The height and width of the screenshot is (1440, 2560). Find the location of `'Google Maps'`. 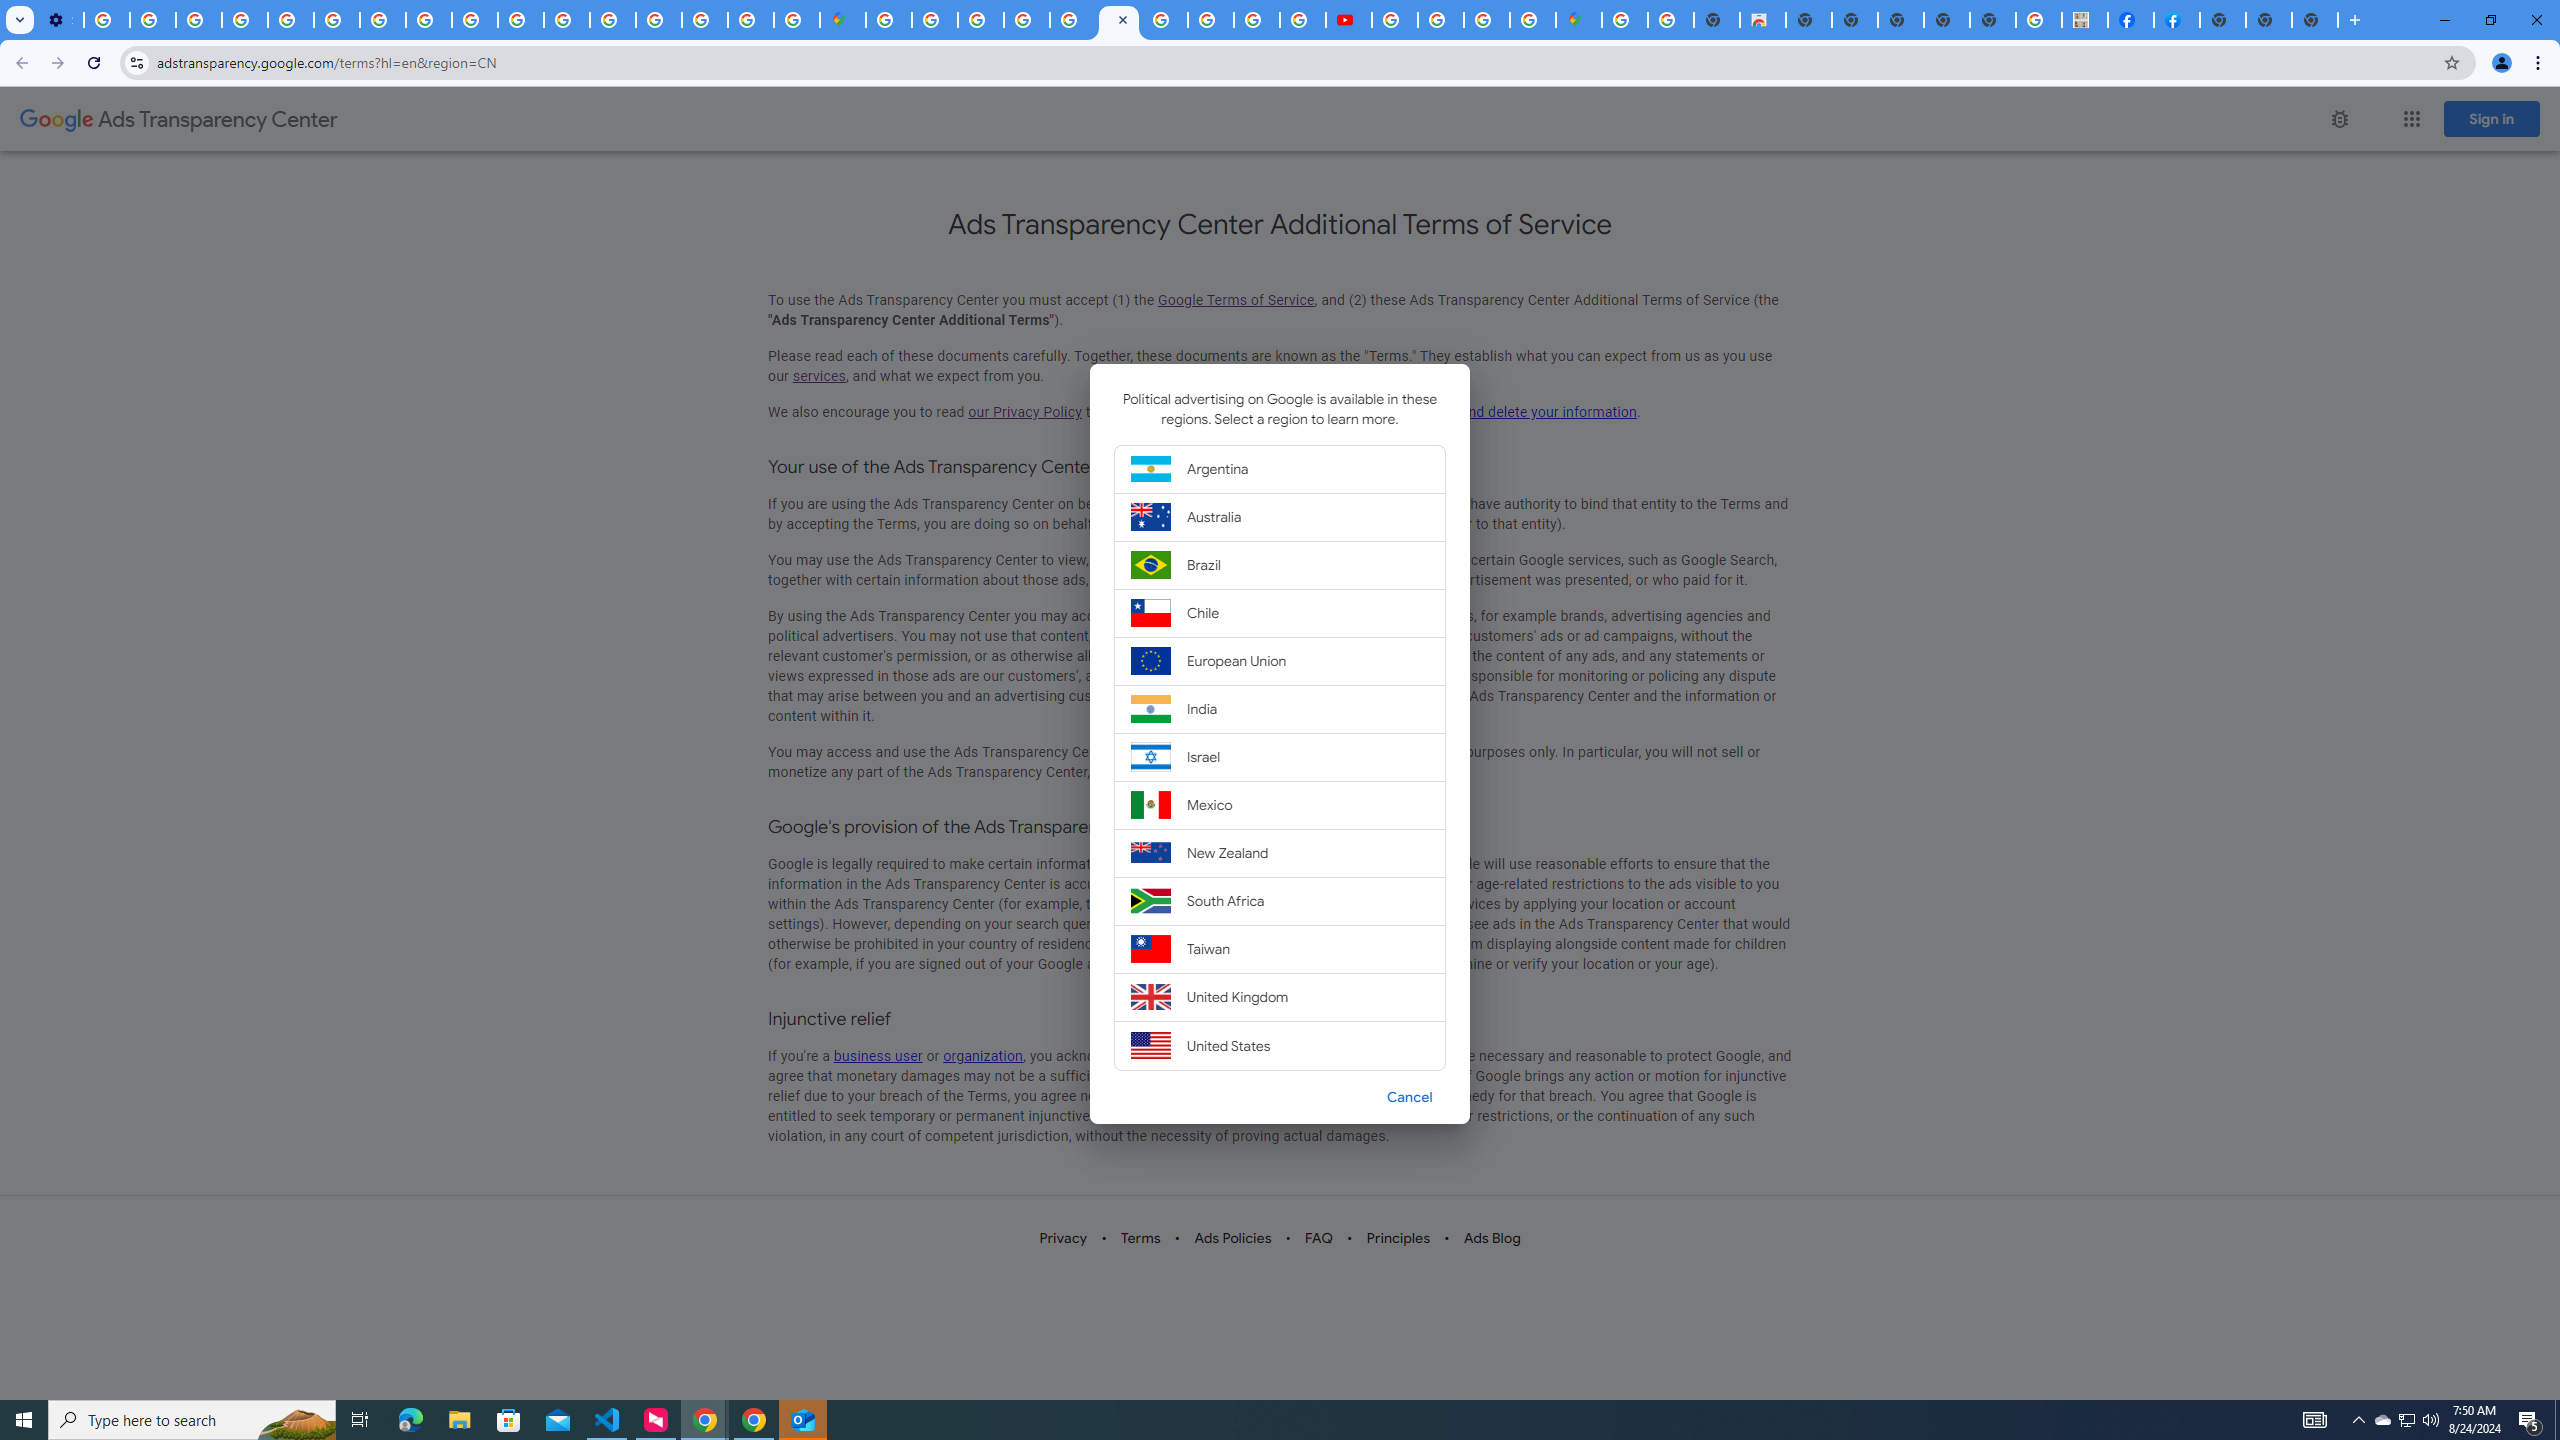

'Google Maps' is located at coordinates (1577, 19).